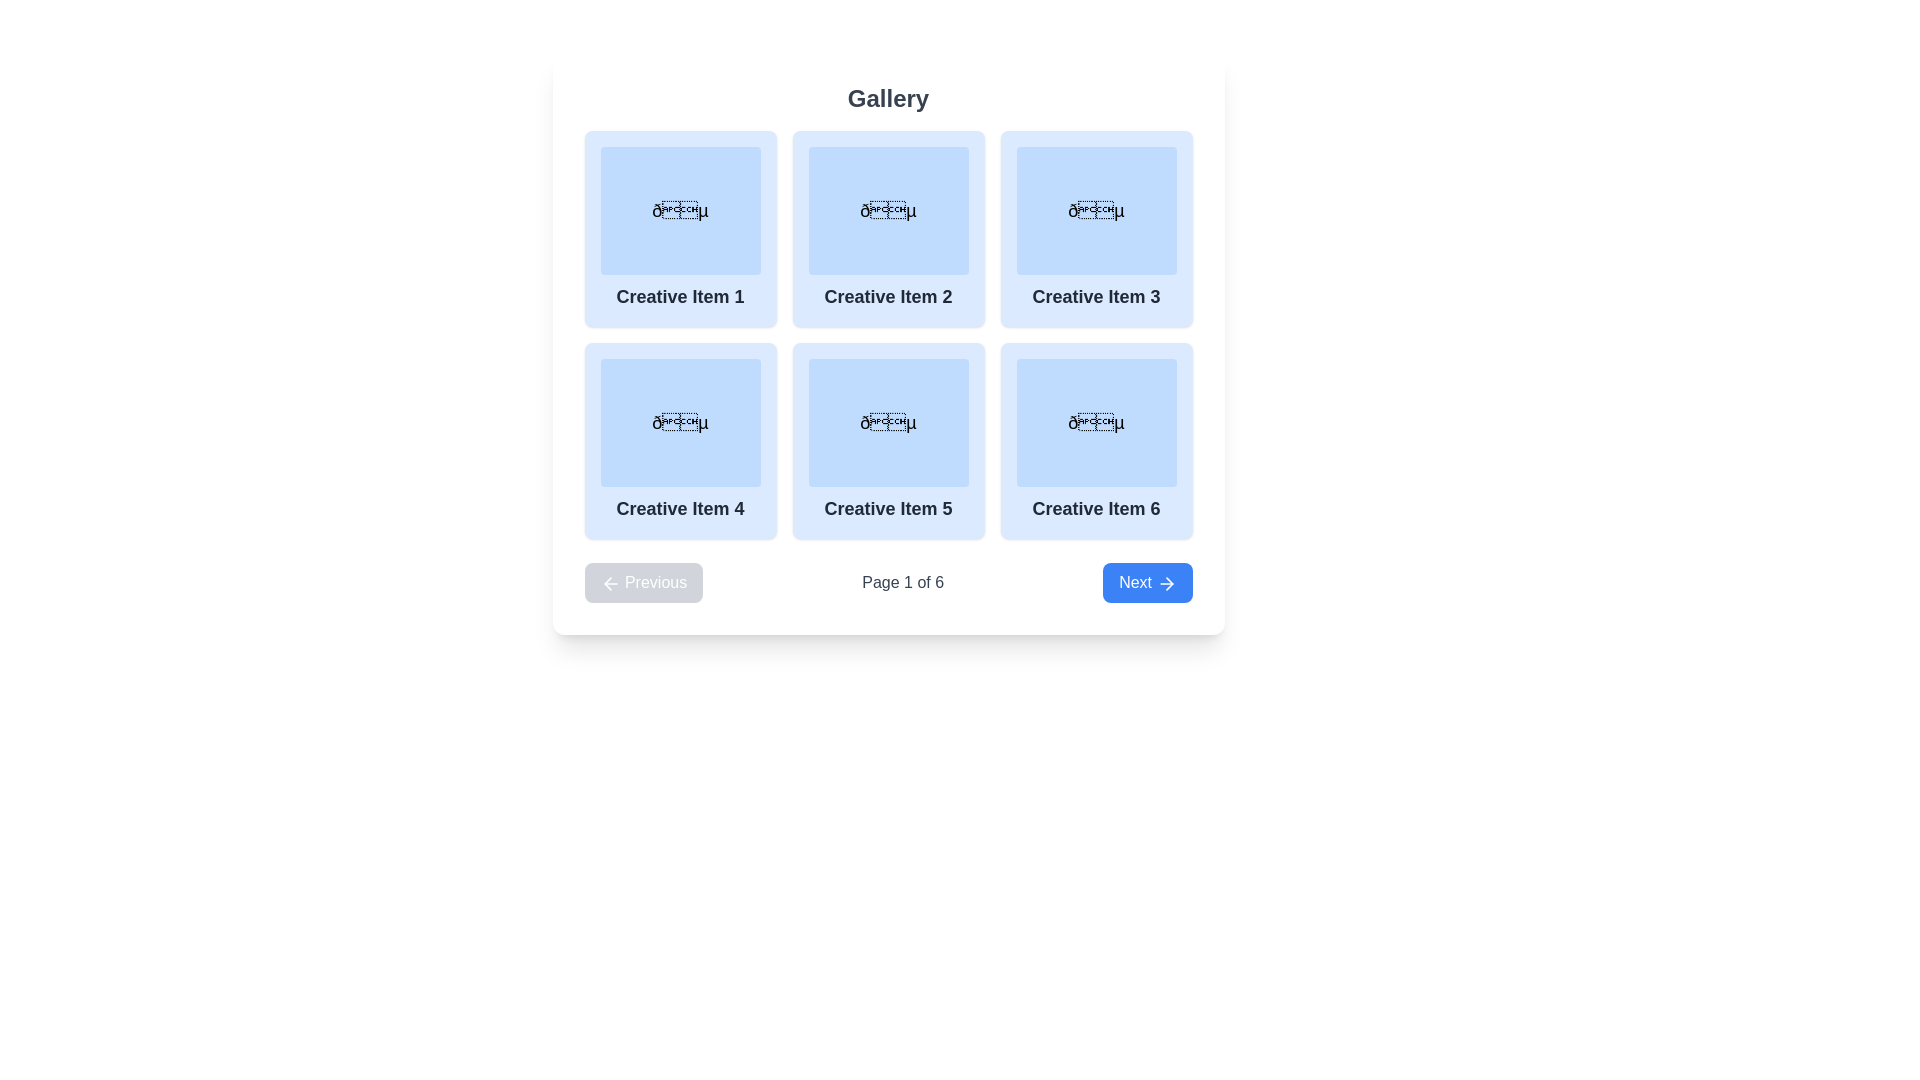 The height and width of the screenshot is (1080, 1920). Describe the element at coordinates (887, 508) in the screenshot. I see `text label identifying the item as 'Creative Item 5', which is located in the bottom row of the gallery layout as the second item` at that location.